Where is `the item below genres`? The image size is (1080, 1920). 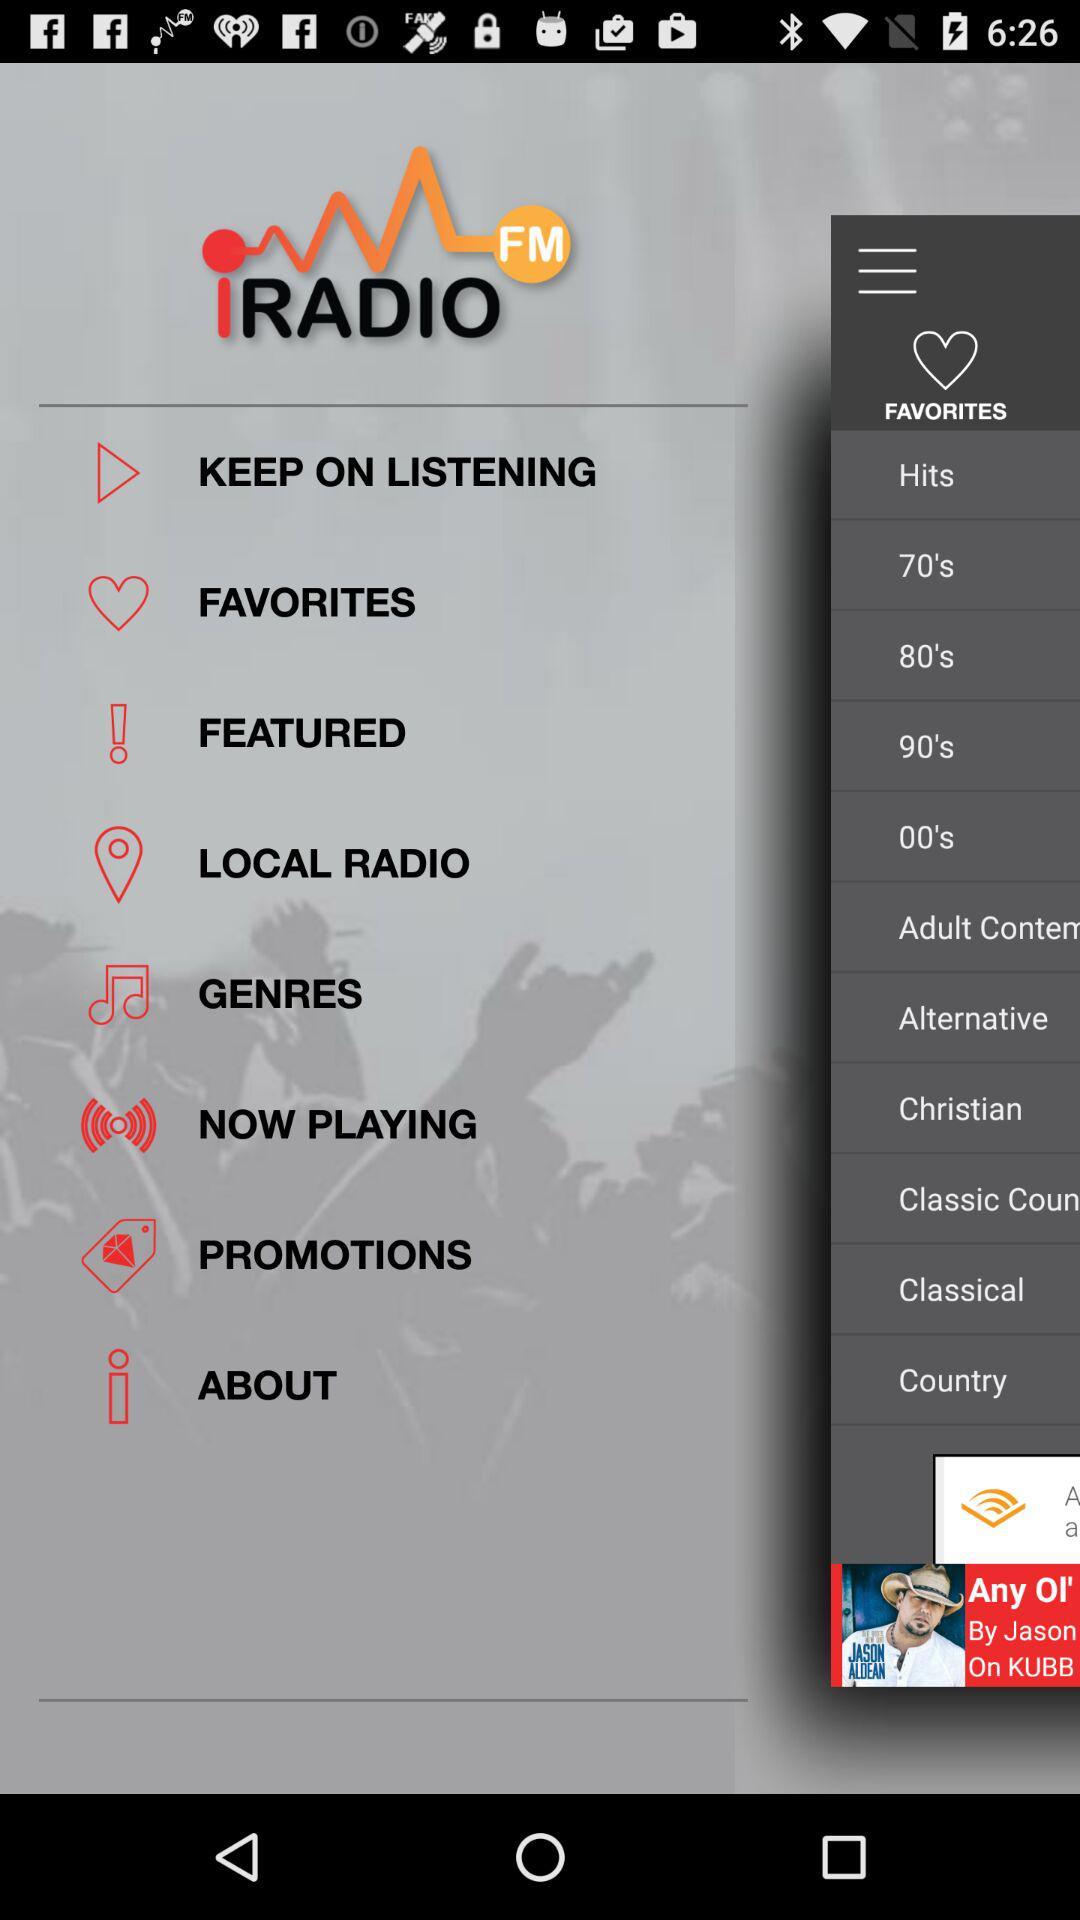
the item below genres is located at coordinates (466, 1125).